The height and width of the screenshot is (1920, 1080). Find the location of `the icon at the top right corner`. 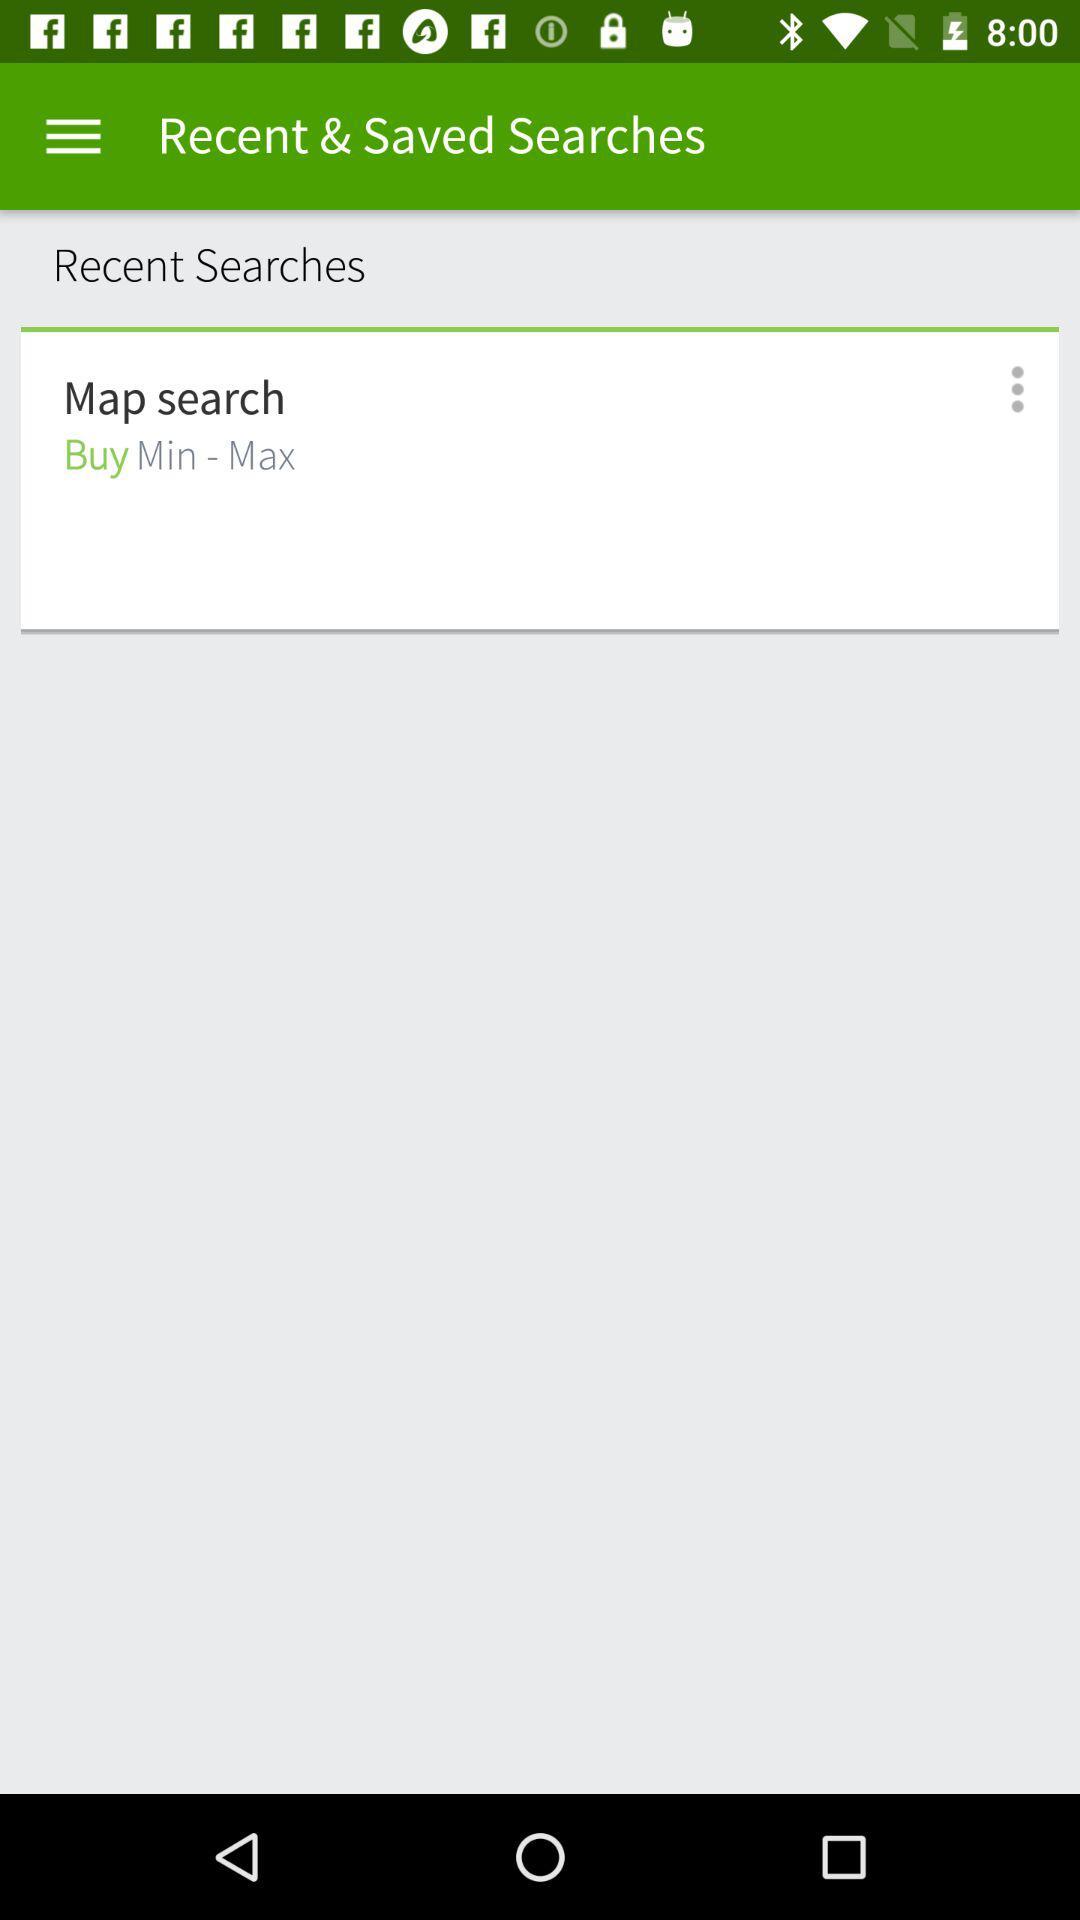

the icon at the top right corner is located at coordinates (995, 389).